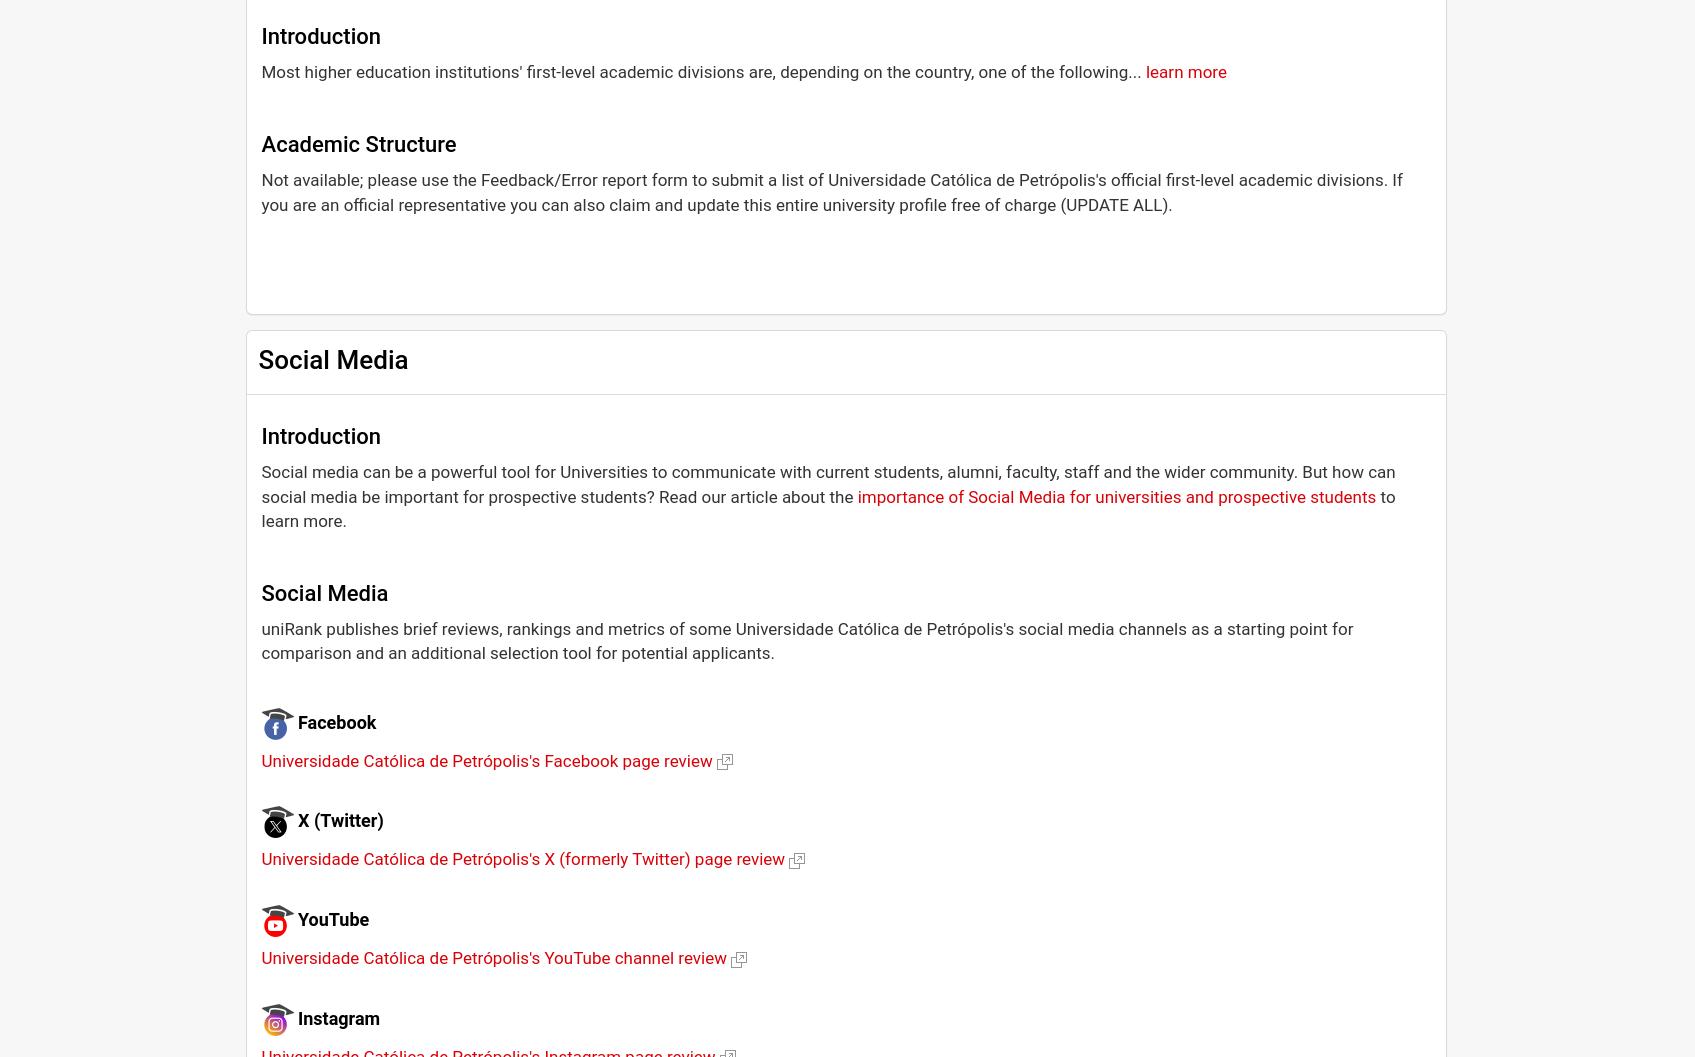  I want to click on 'Universidade Católica de Petrópolis's Facebook page review', so click(485, 759).